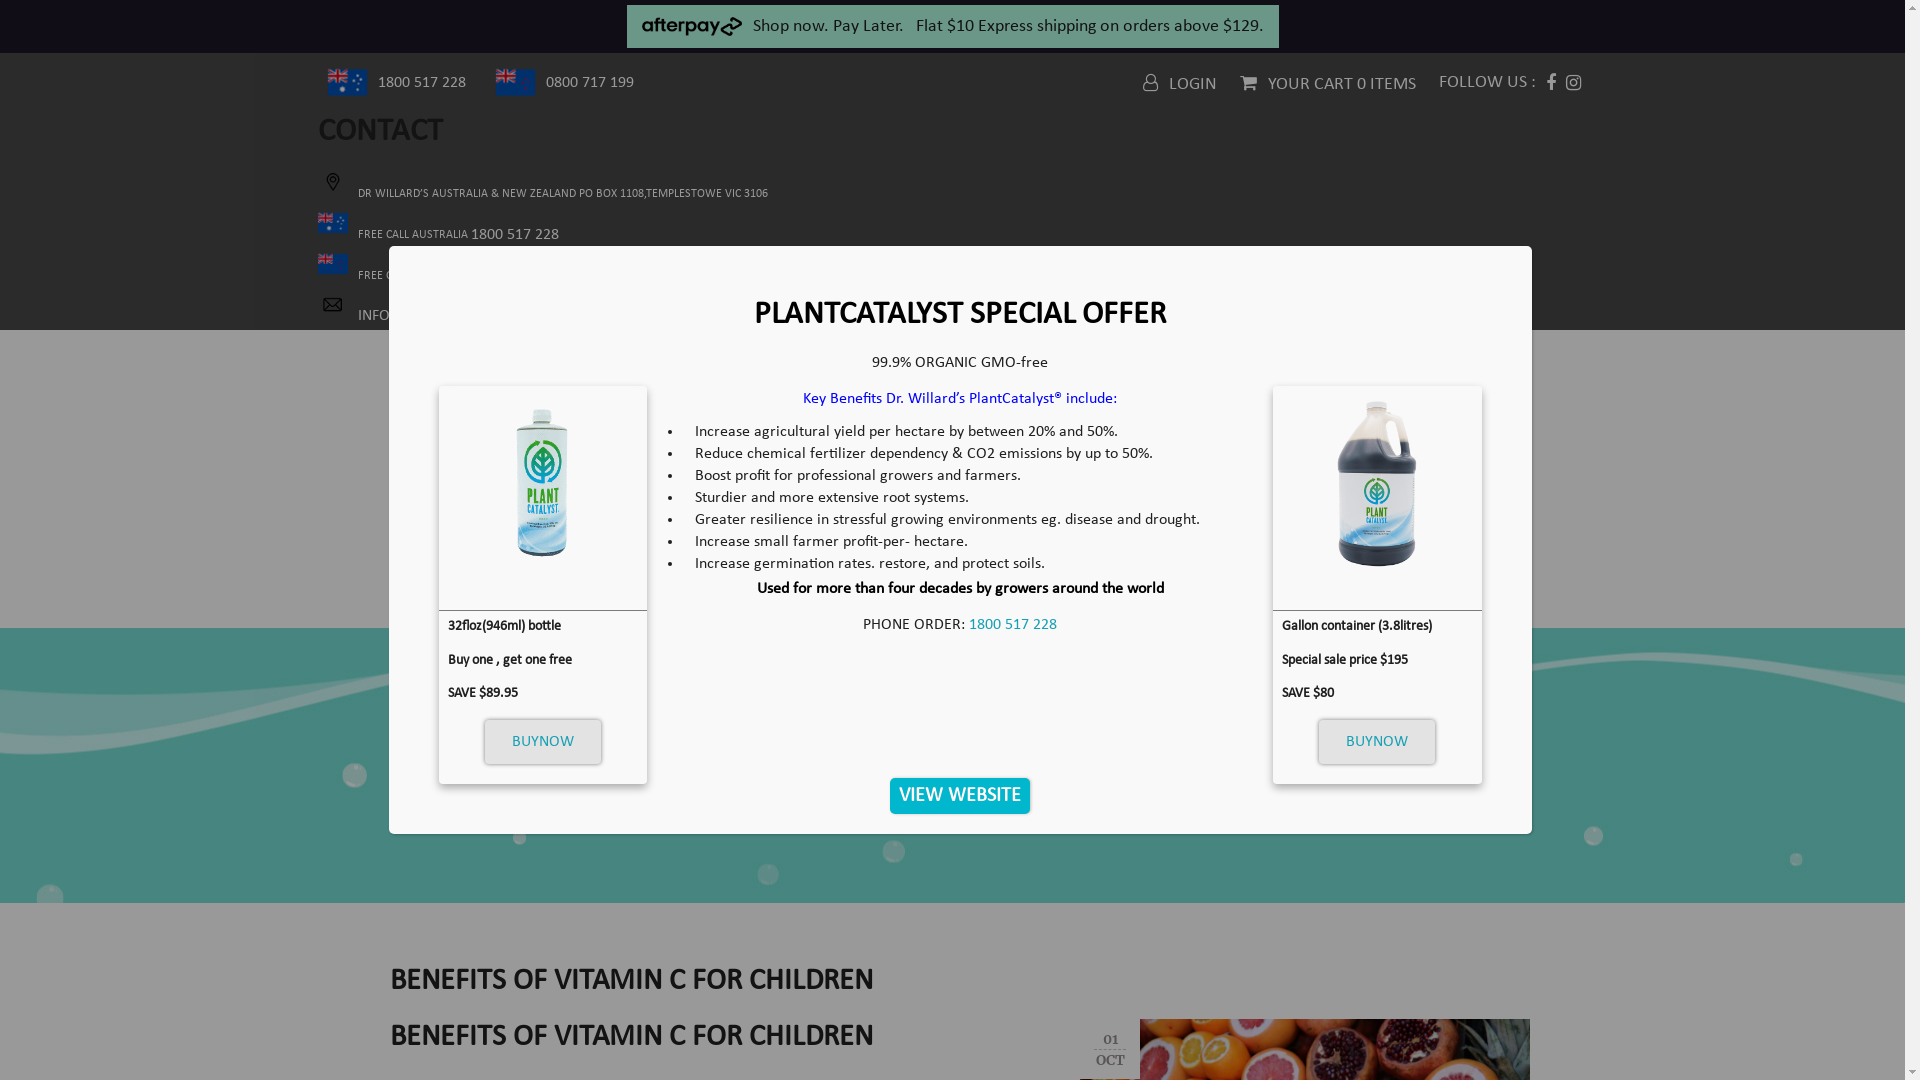  Describe the element at coordinates (960, 794) in the screenshot. I see `'VIEW WEBSITE'` at that location.